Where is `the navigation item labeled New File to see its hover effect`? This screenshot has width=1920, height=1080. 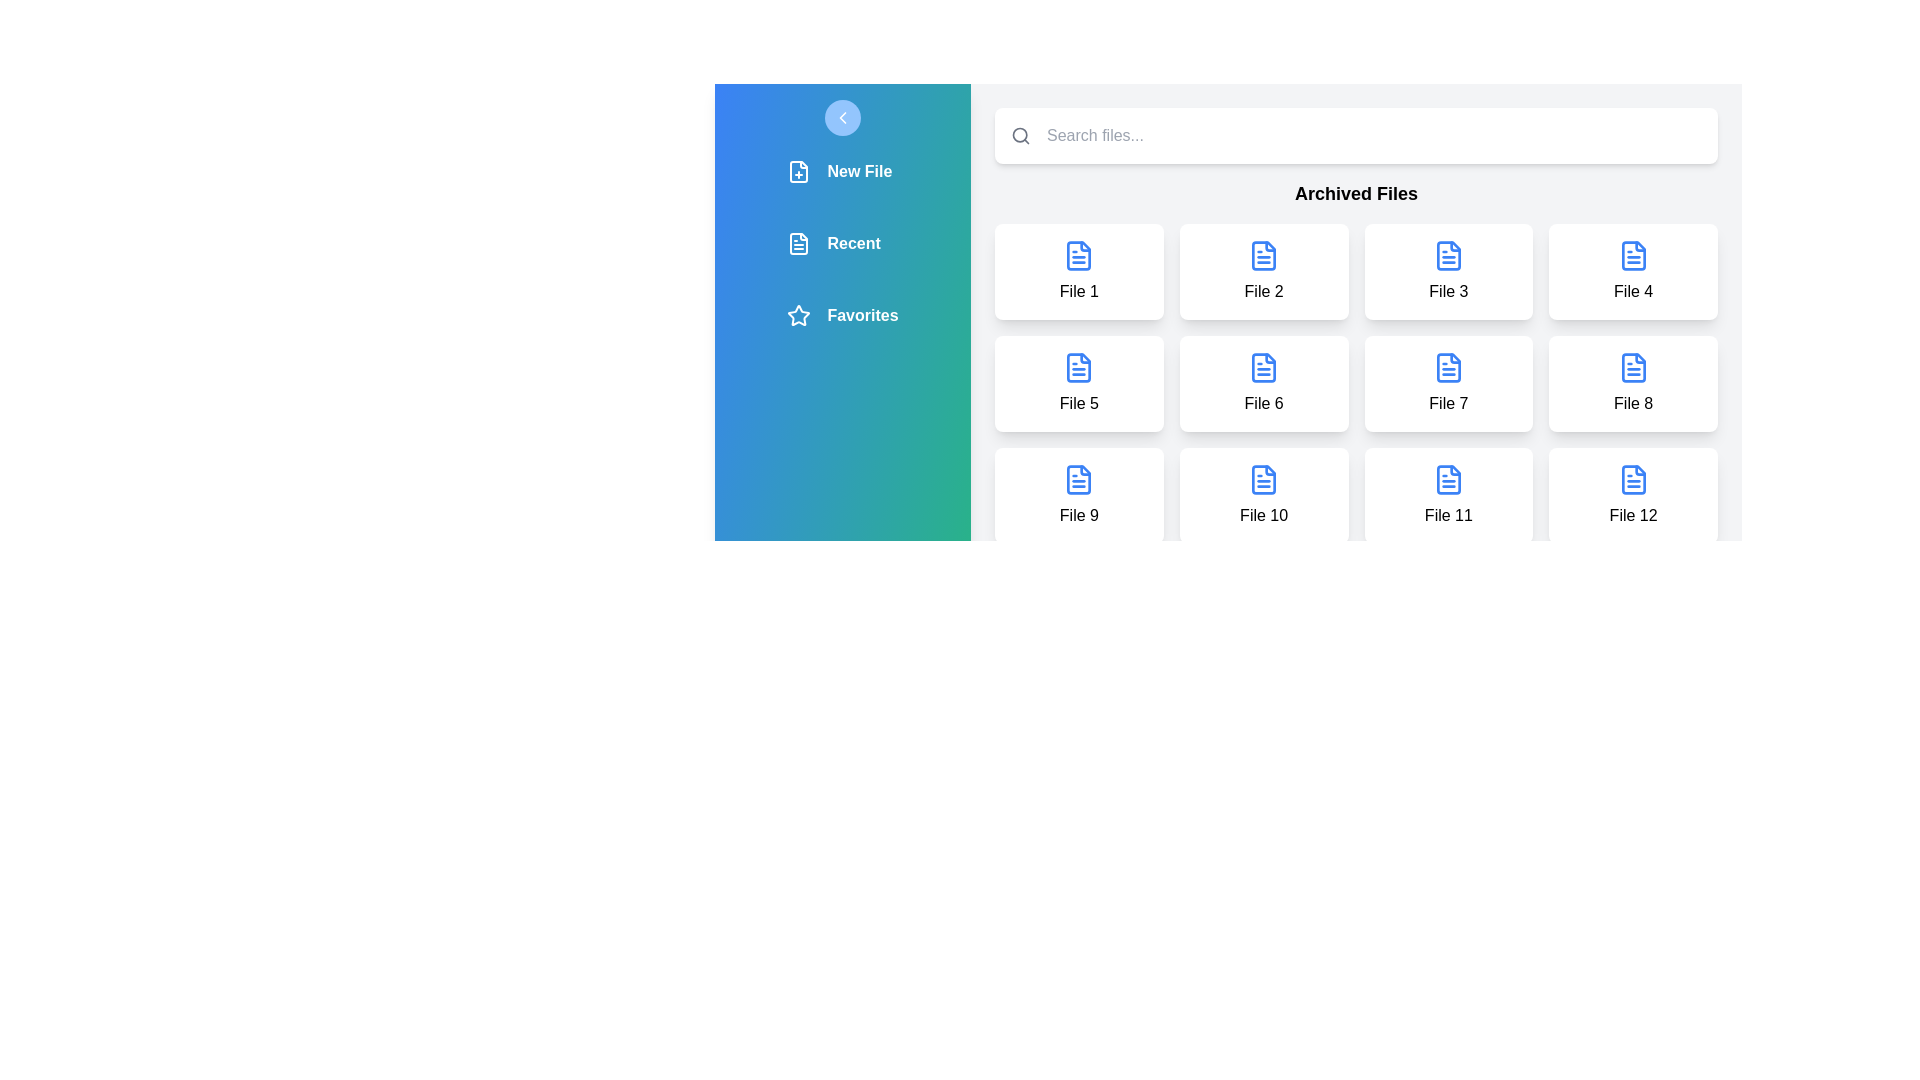
the navigation item labeled New File to see its hover effect is located at coordinates (843, 171).